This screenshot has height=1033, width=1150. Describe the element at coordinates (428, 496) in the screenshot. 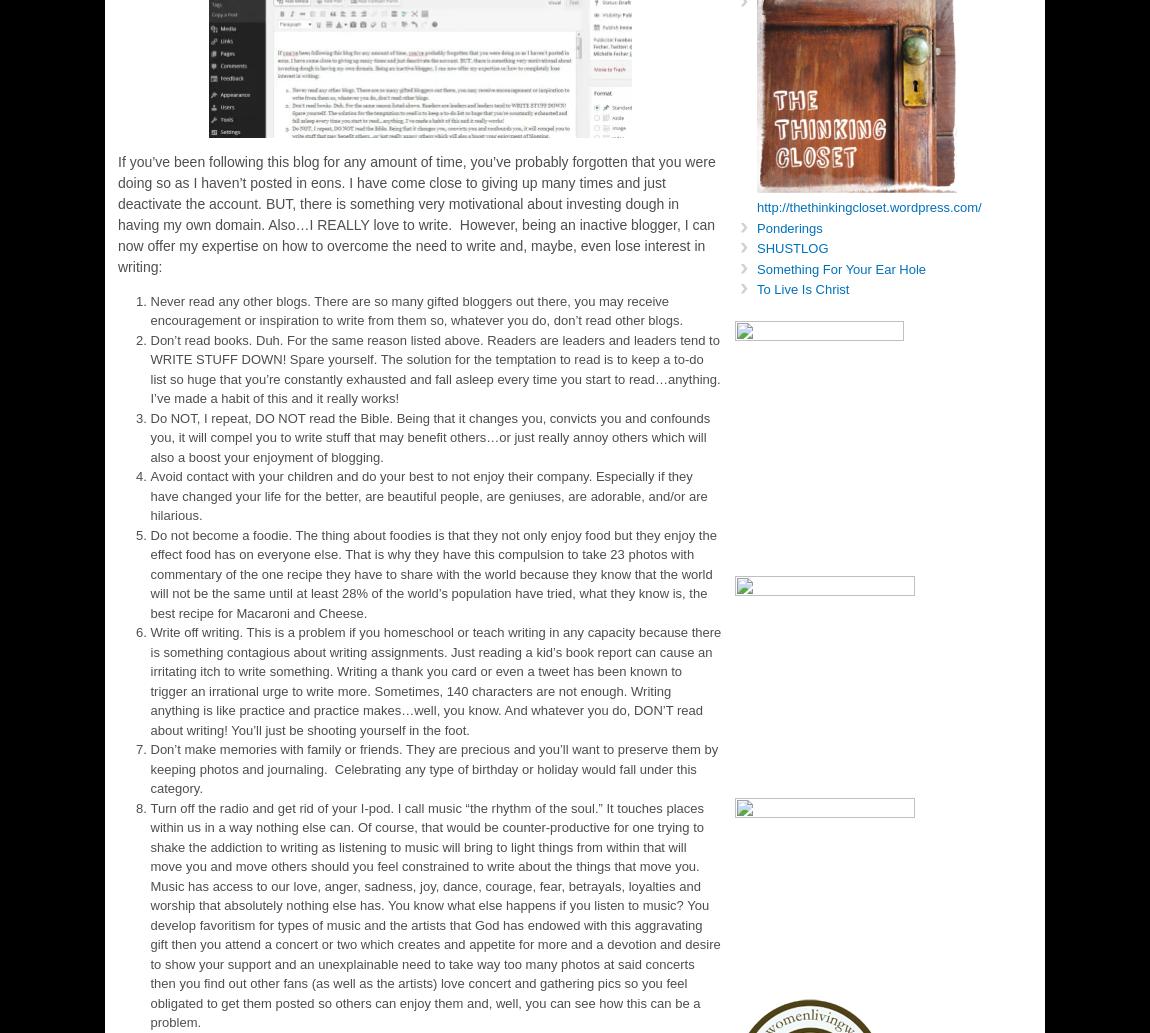

I see `'Avoid contact with your children and do your best to not enjoy their company. Especially if they have changed your life for the better, are beautiful people, are geniuses, are adorable, and/or are hilarious.'` at that location.